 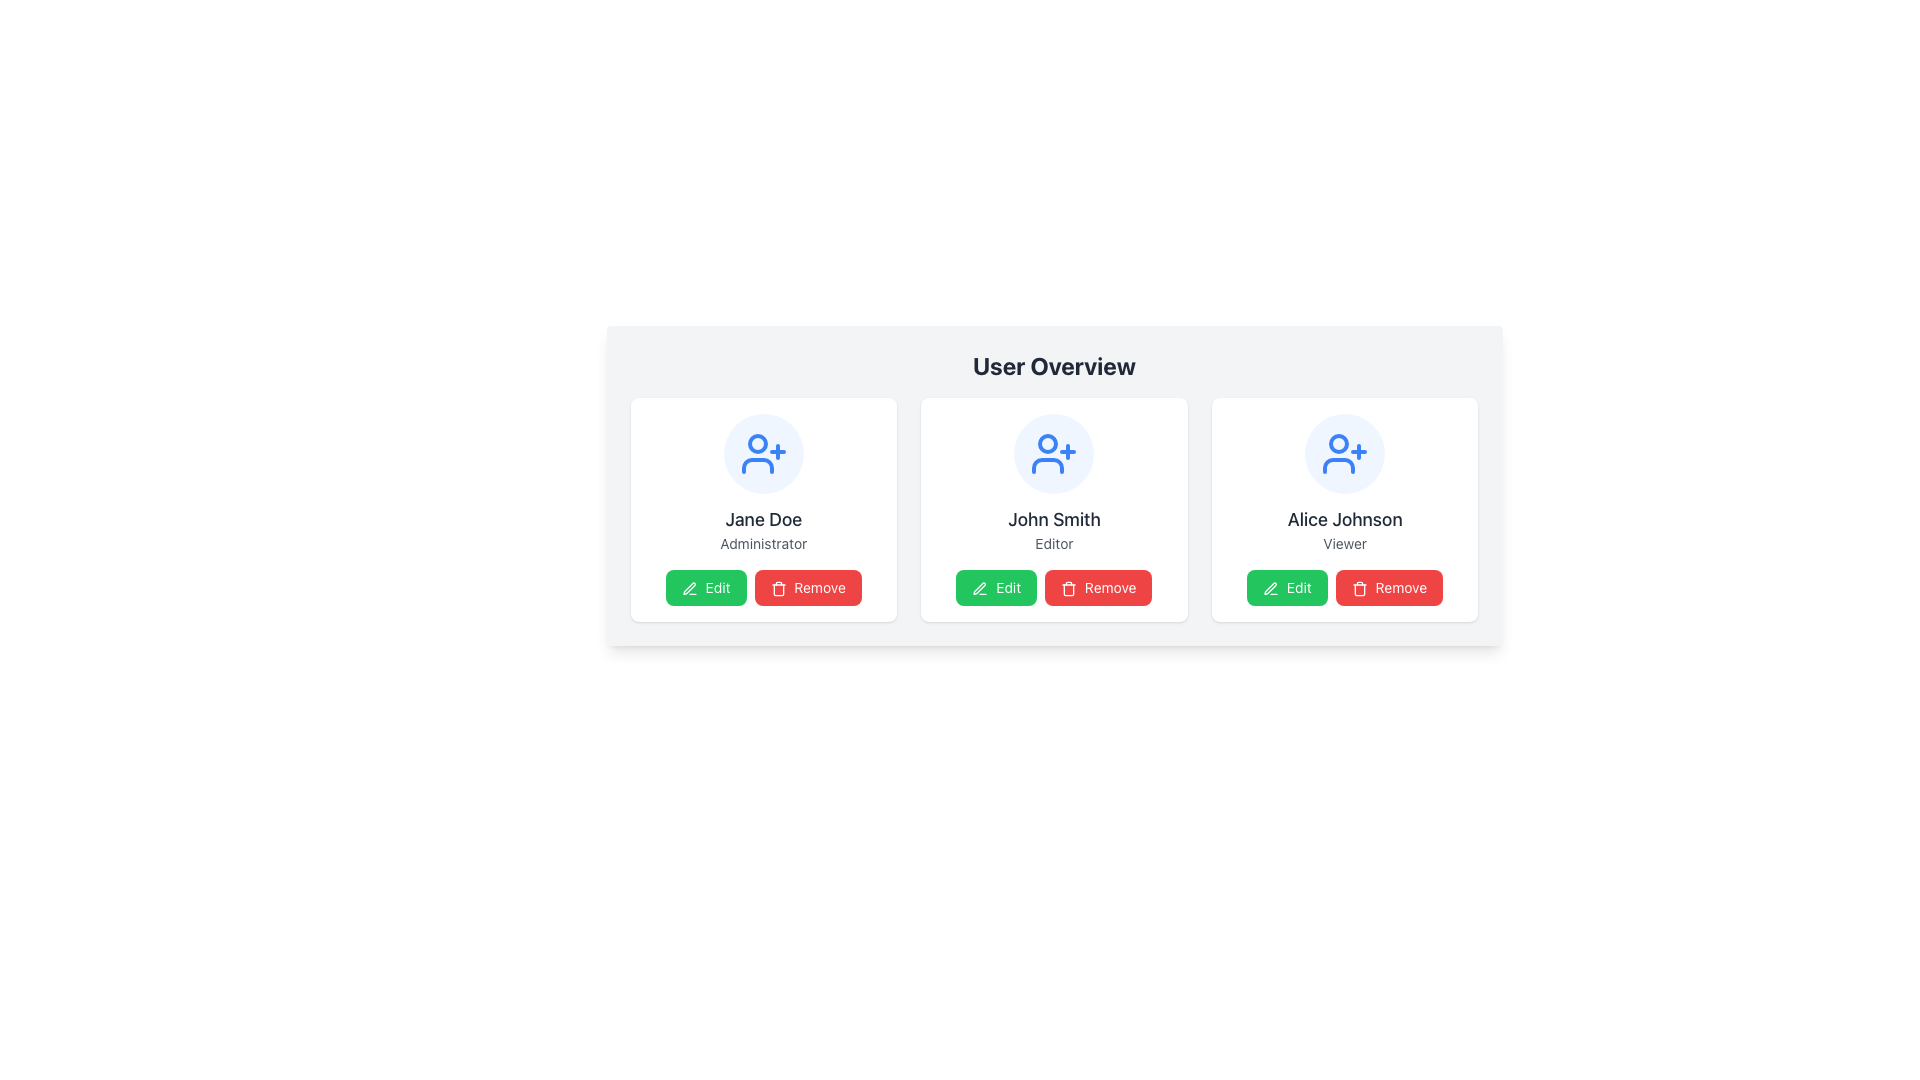 What do you see at coordinates (1053, 543) in the screenshot?
I see `the small text label reading 'Editor', which is styled in gray font and located below the name 'John Smith' and above the buttons 'Edit' and 'Remove'` at bounding box center [1053, 543].